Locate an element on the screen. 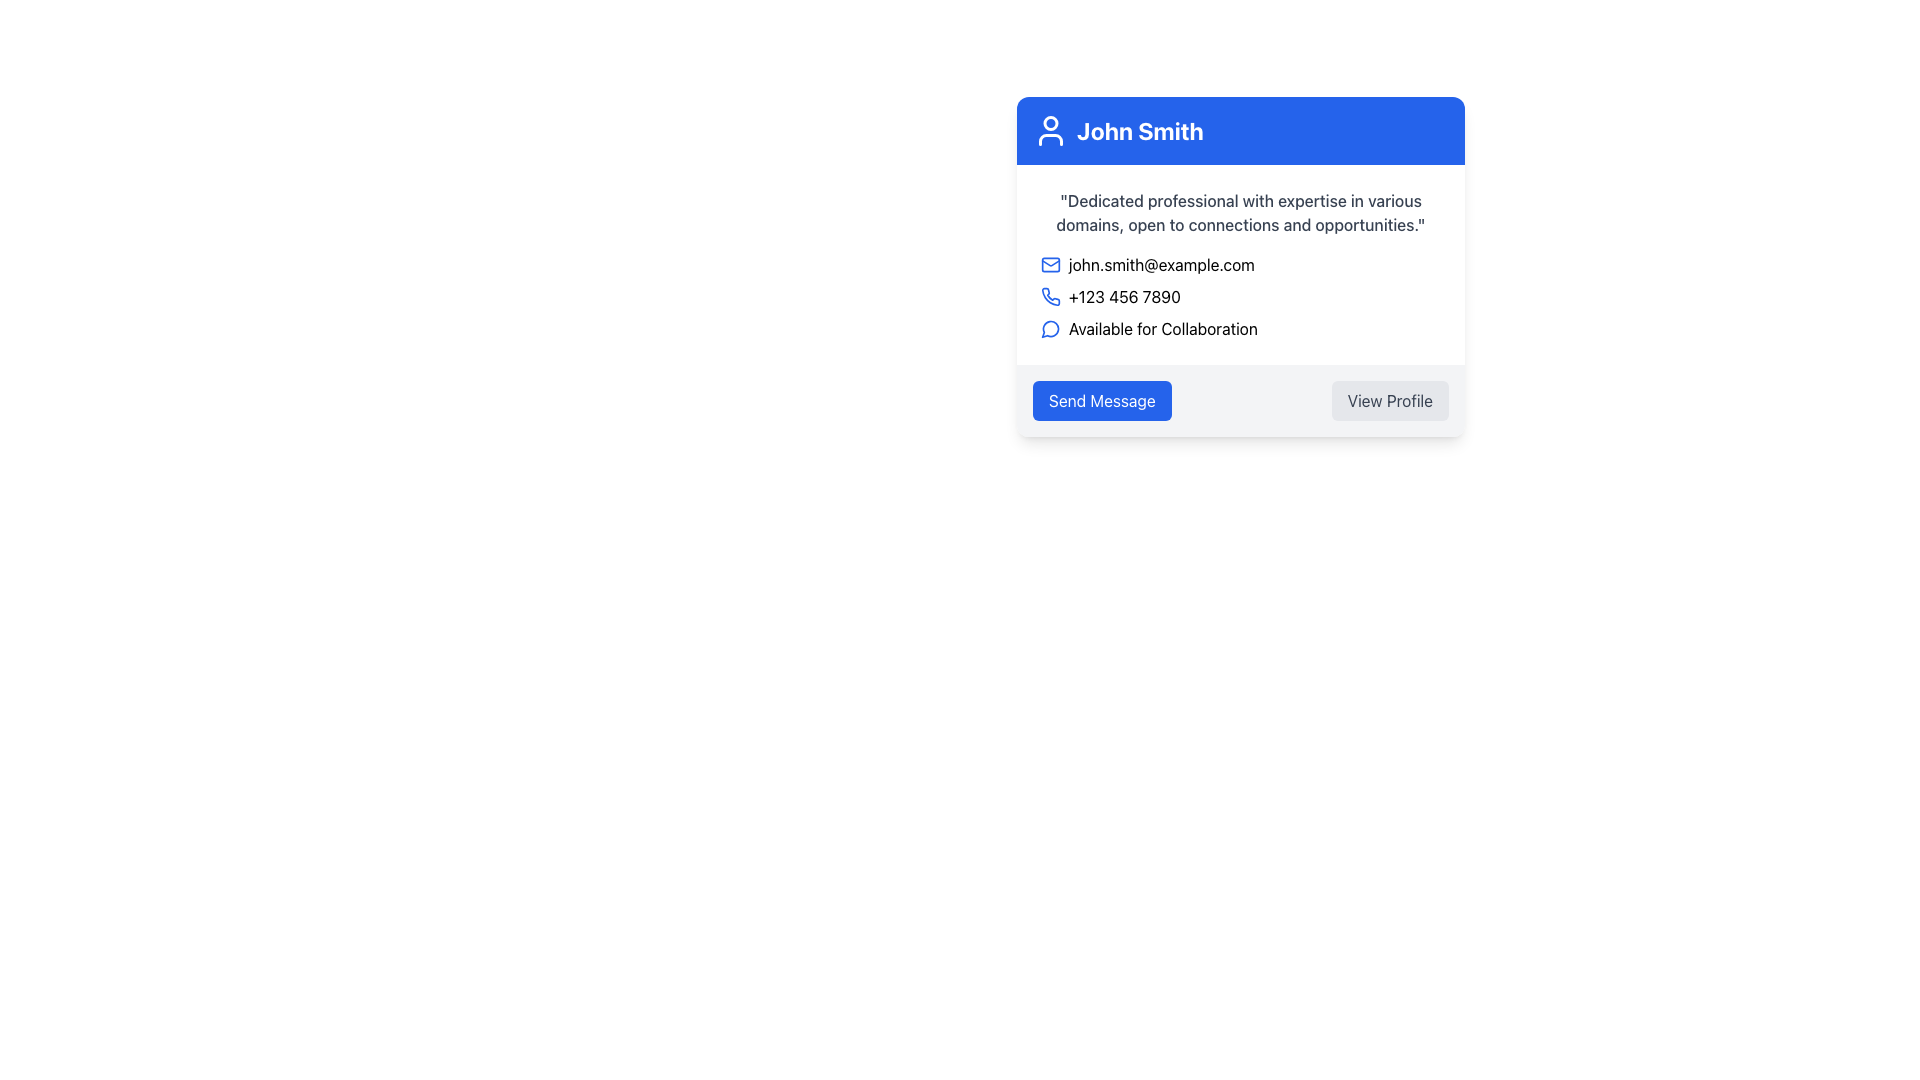 The image size is (1920, 1080). the Icon component (rectangle inside the graphical mail icon) that visually indicates the contact email information, located within the blue mail icon on the left side of the profile card is located at coordinates (1050, 264).